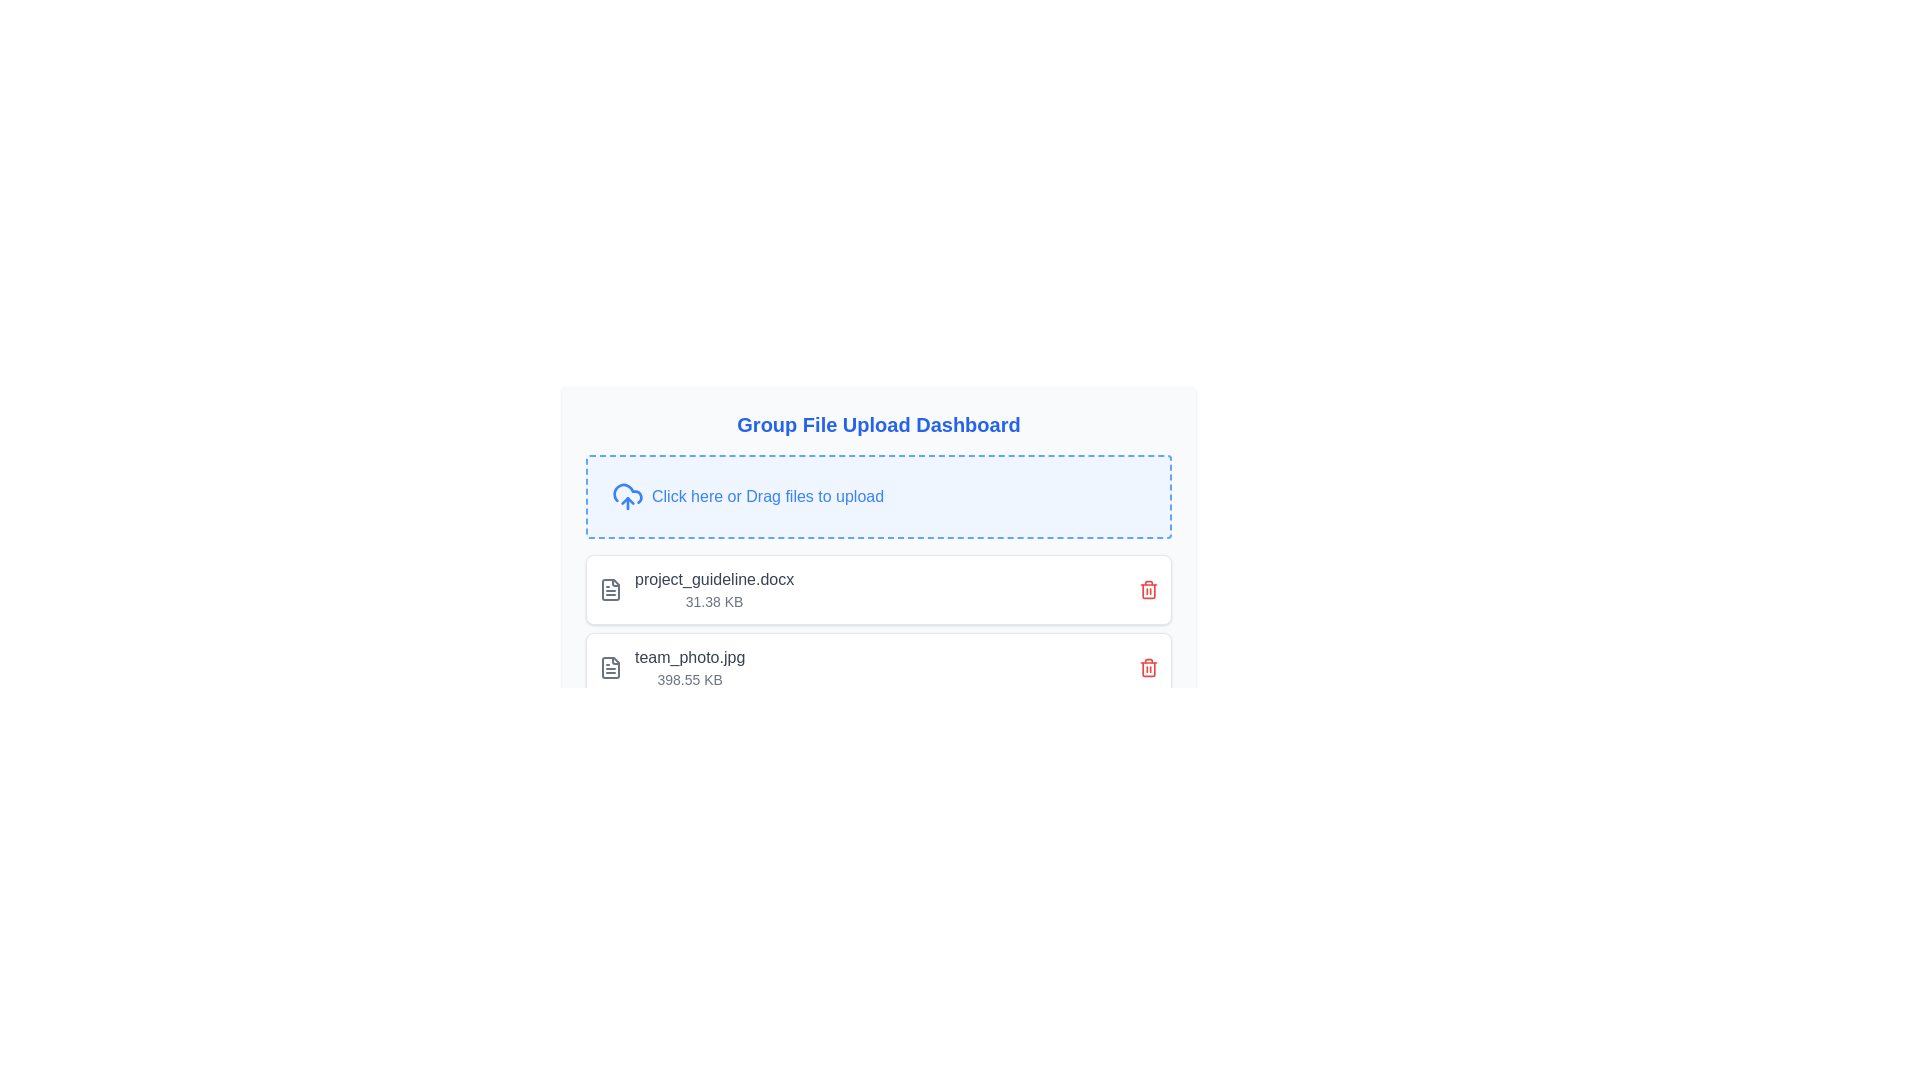 The height and width of the screenshot is (1080, 1920). Describe the element at coordinates (714, 579) in the screenshot. I see `the text label displaying the filename 'project_guideline.docx' to select the text` at that location.